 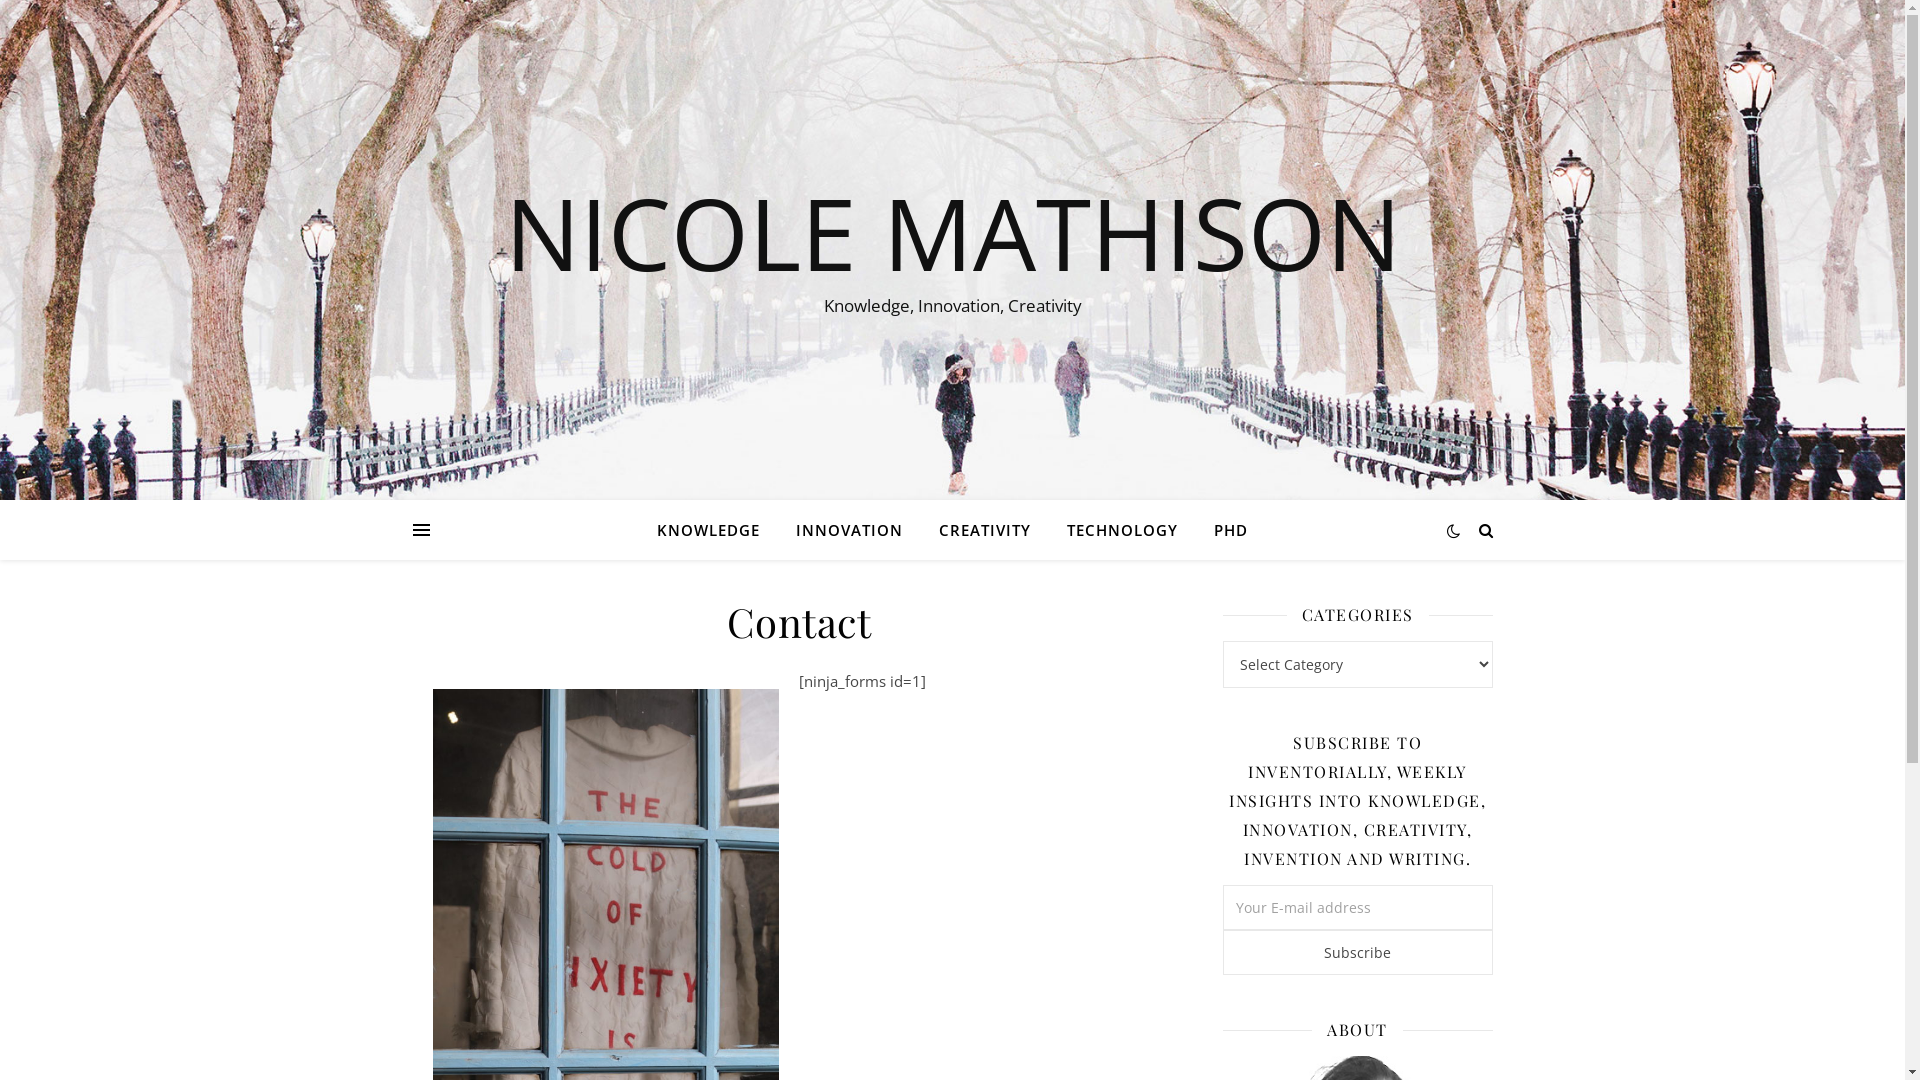 I want to click on 'Subscribe', so click(x=1357, y=951).